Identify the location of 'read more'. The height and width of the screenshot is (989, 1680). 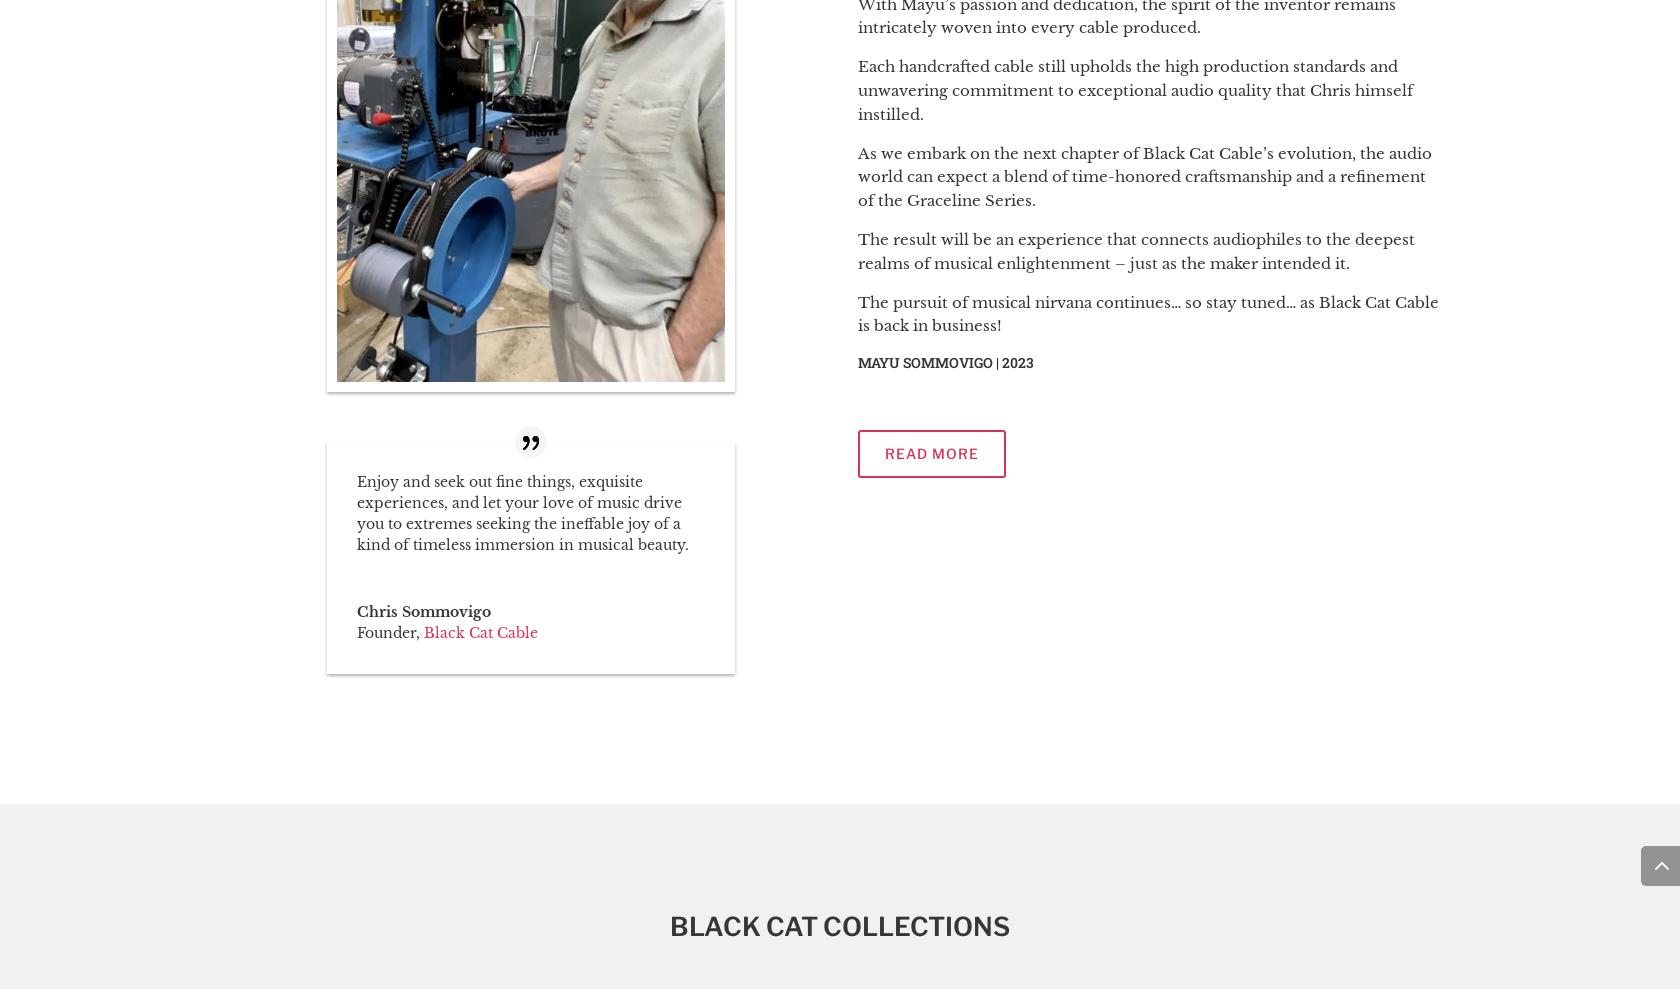
(932, 452).